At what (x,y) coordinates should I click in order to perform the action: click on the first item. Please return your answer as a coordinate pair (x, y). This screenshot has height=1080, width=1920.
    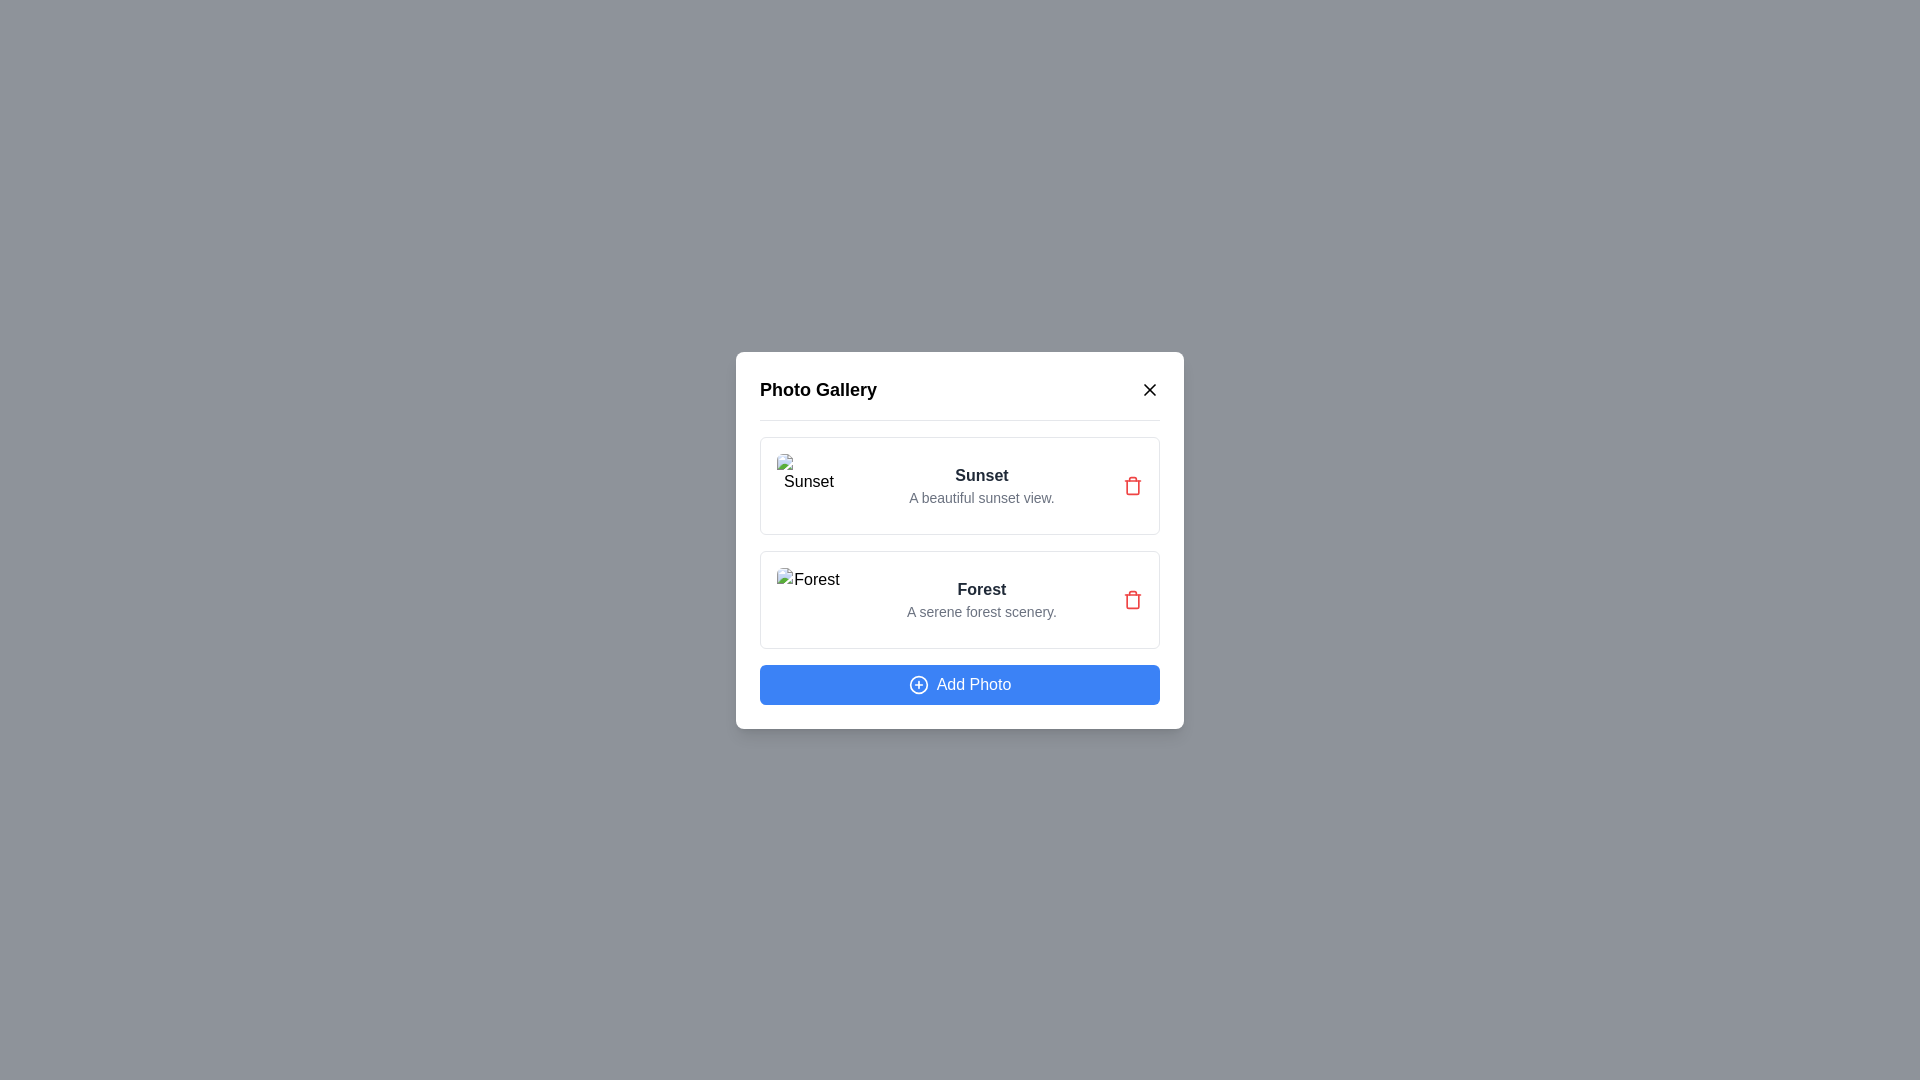
    Looking at the image, I should click on (960, 485).